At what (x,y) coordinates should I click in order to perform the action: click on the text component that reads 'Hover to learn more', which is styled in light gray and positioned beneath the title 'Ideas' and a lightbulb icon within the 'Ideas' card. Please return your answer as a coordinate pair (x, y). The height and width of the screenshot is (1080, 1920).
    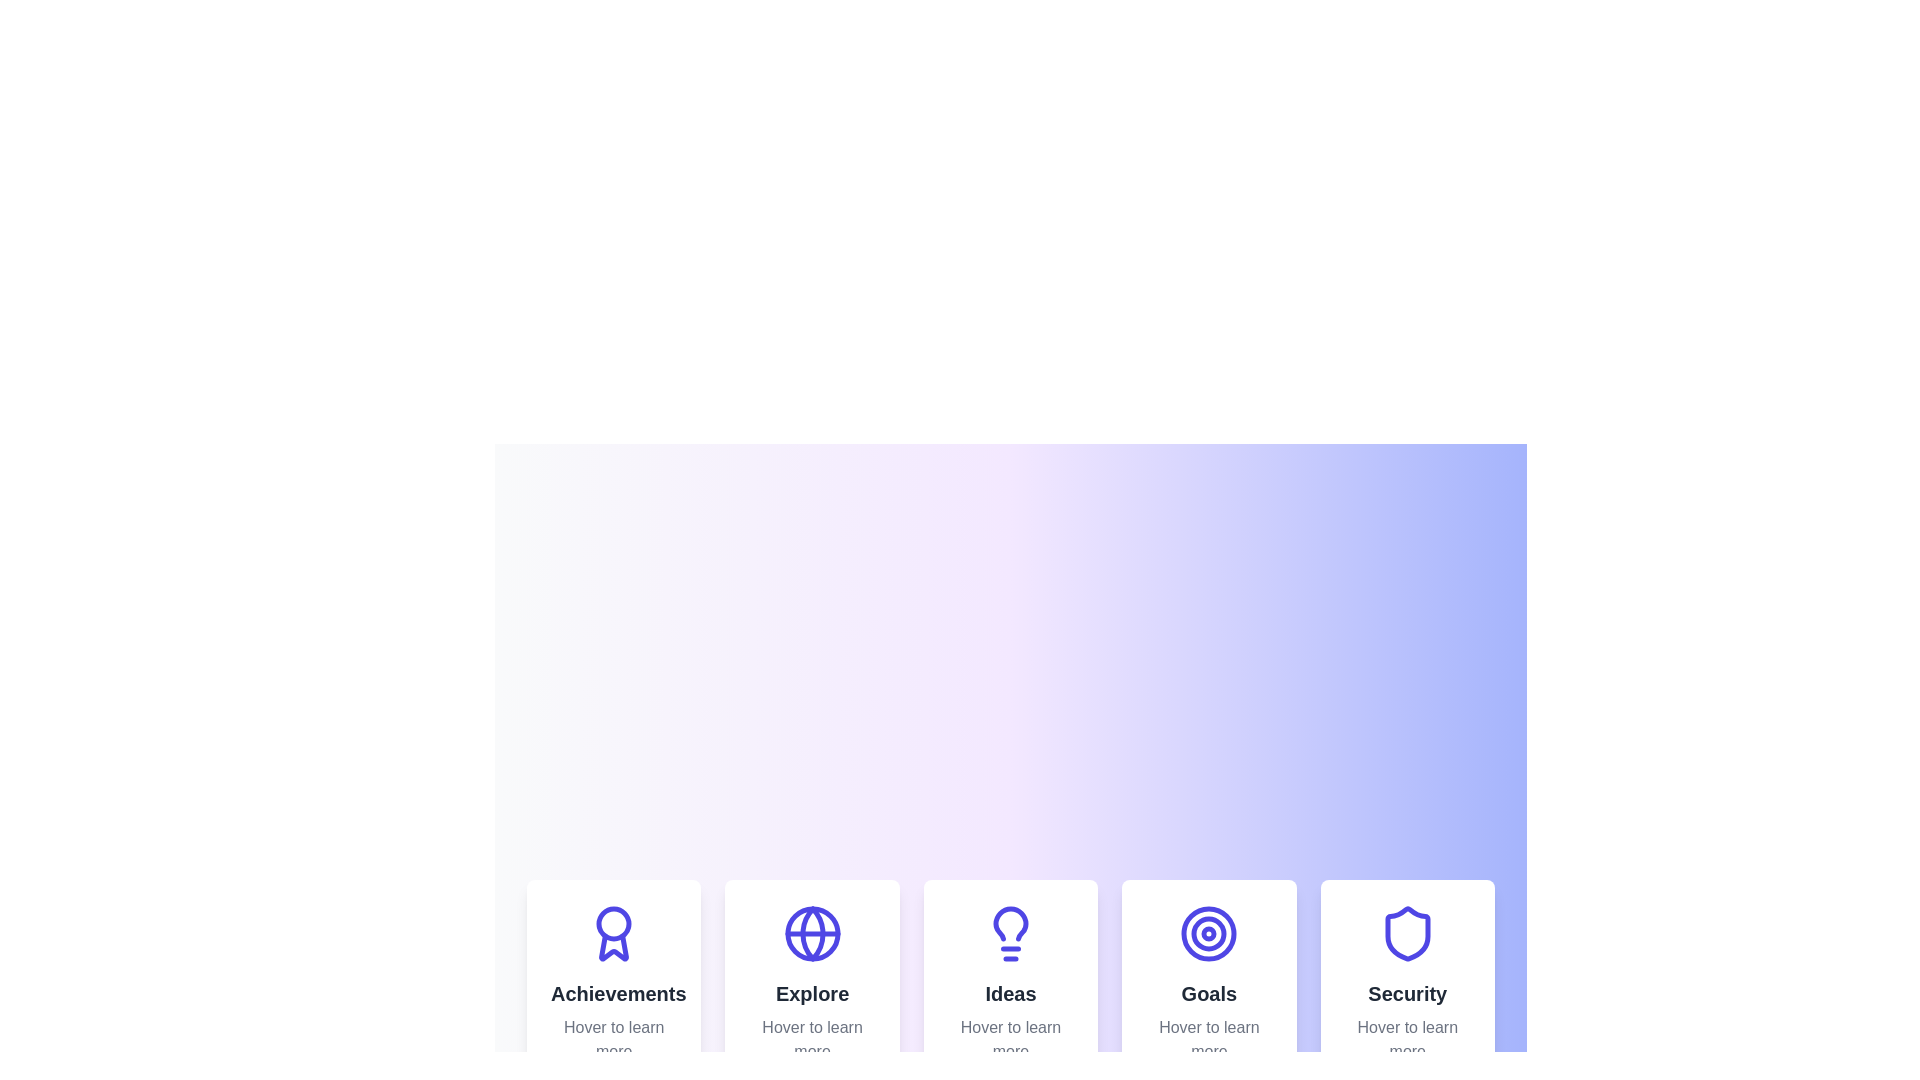
    Looking at the image, I should click on (1011, 1039).